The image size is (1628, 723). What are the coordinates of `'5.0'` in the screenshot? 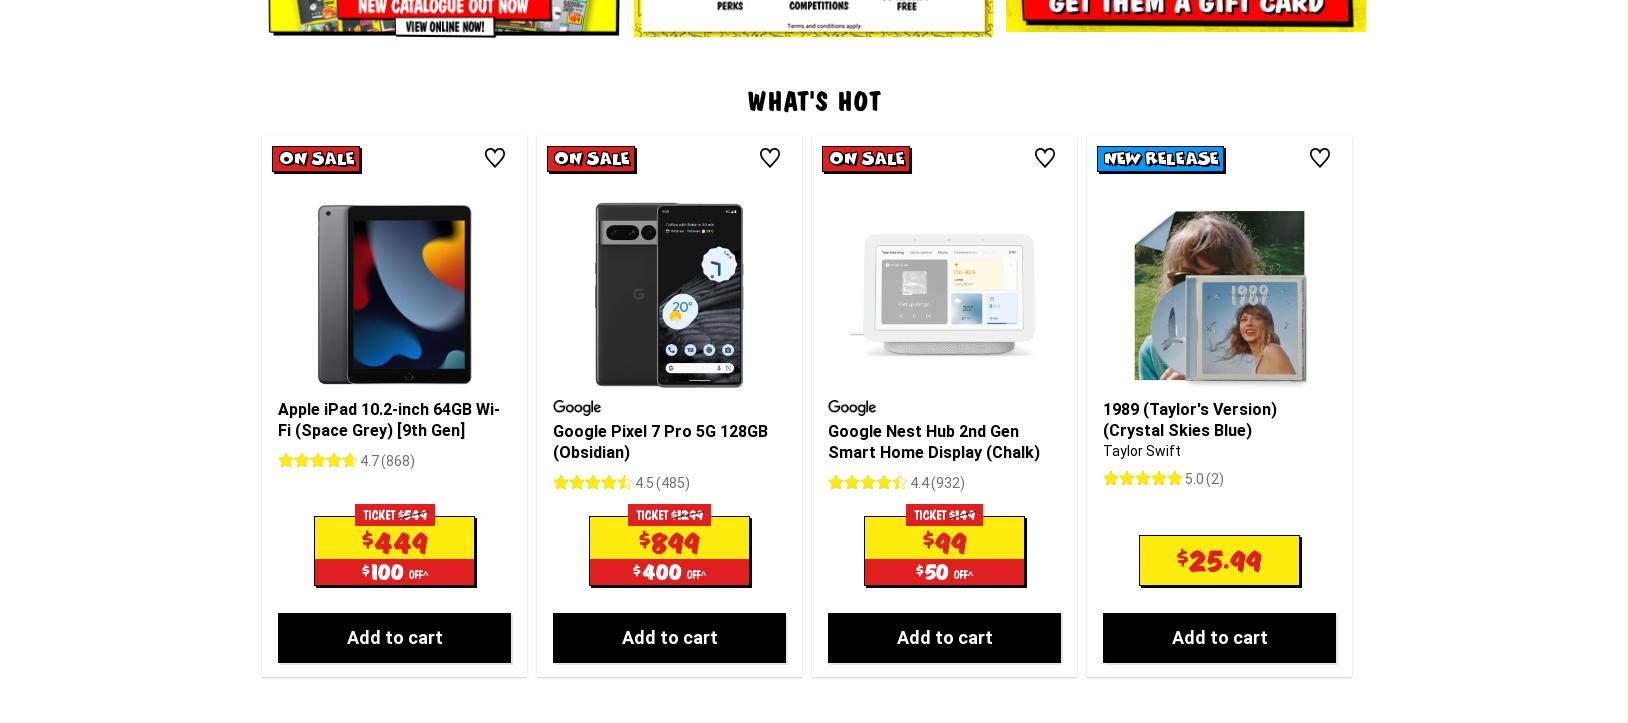 It's located at (1194, 311).